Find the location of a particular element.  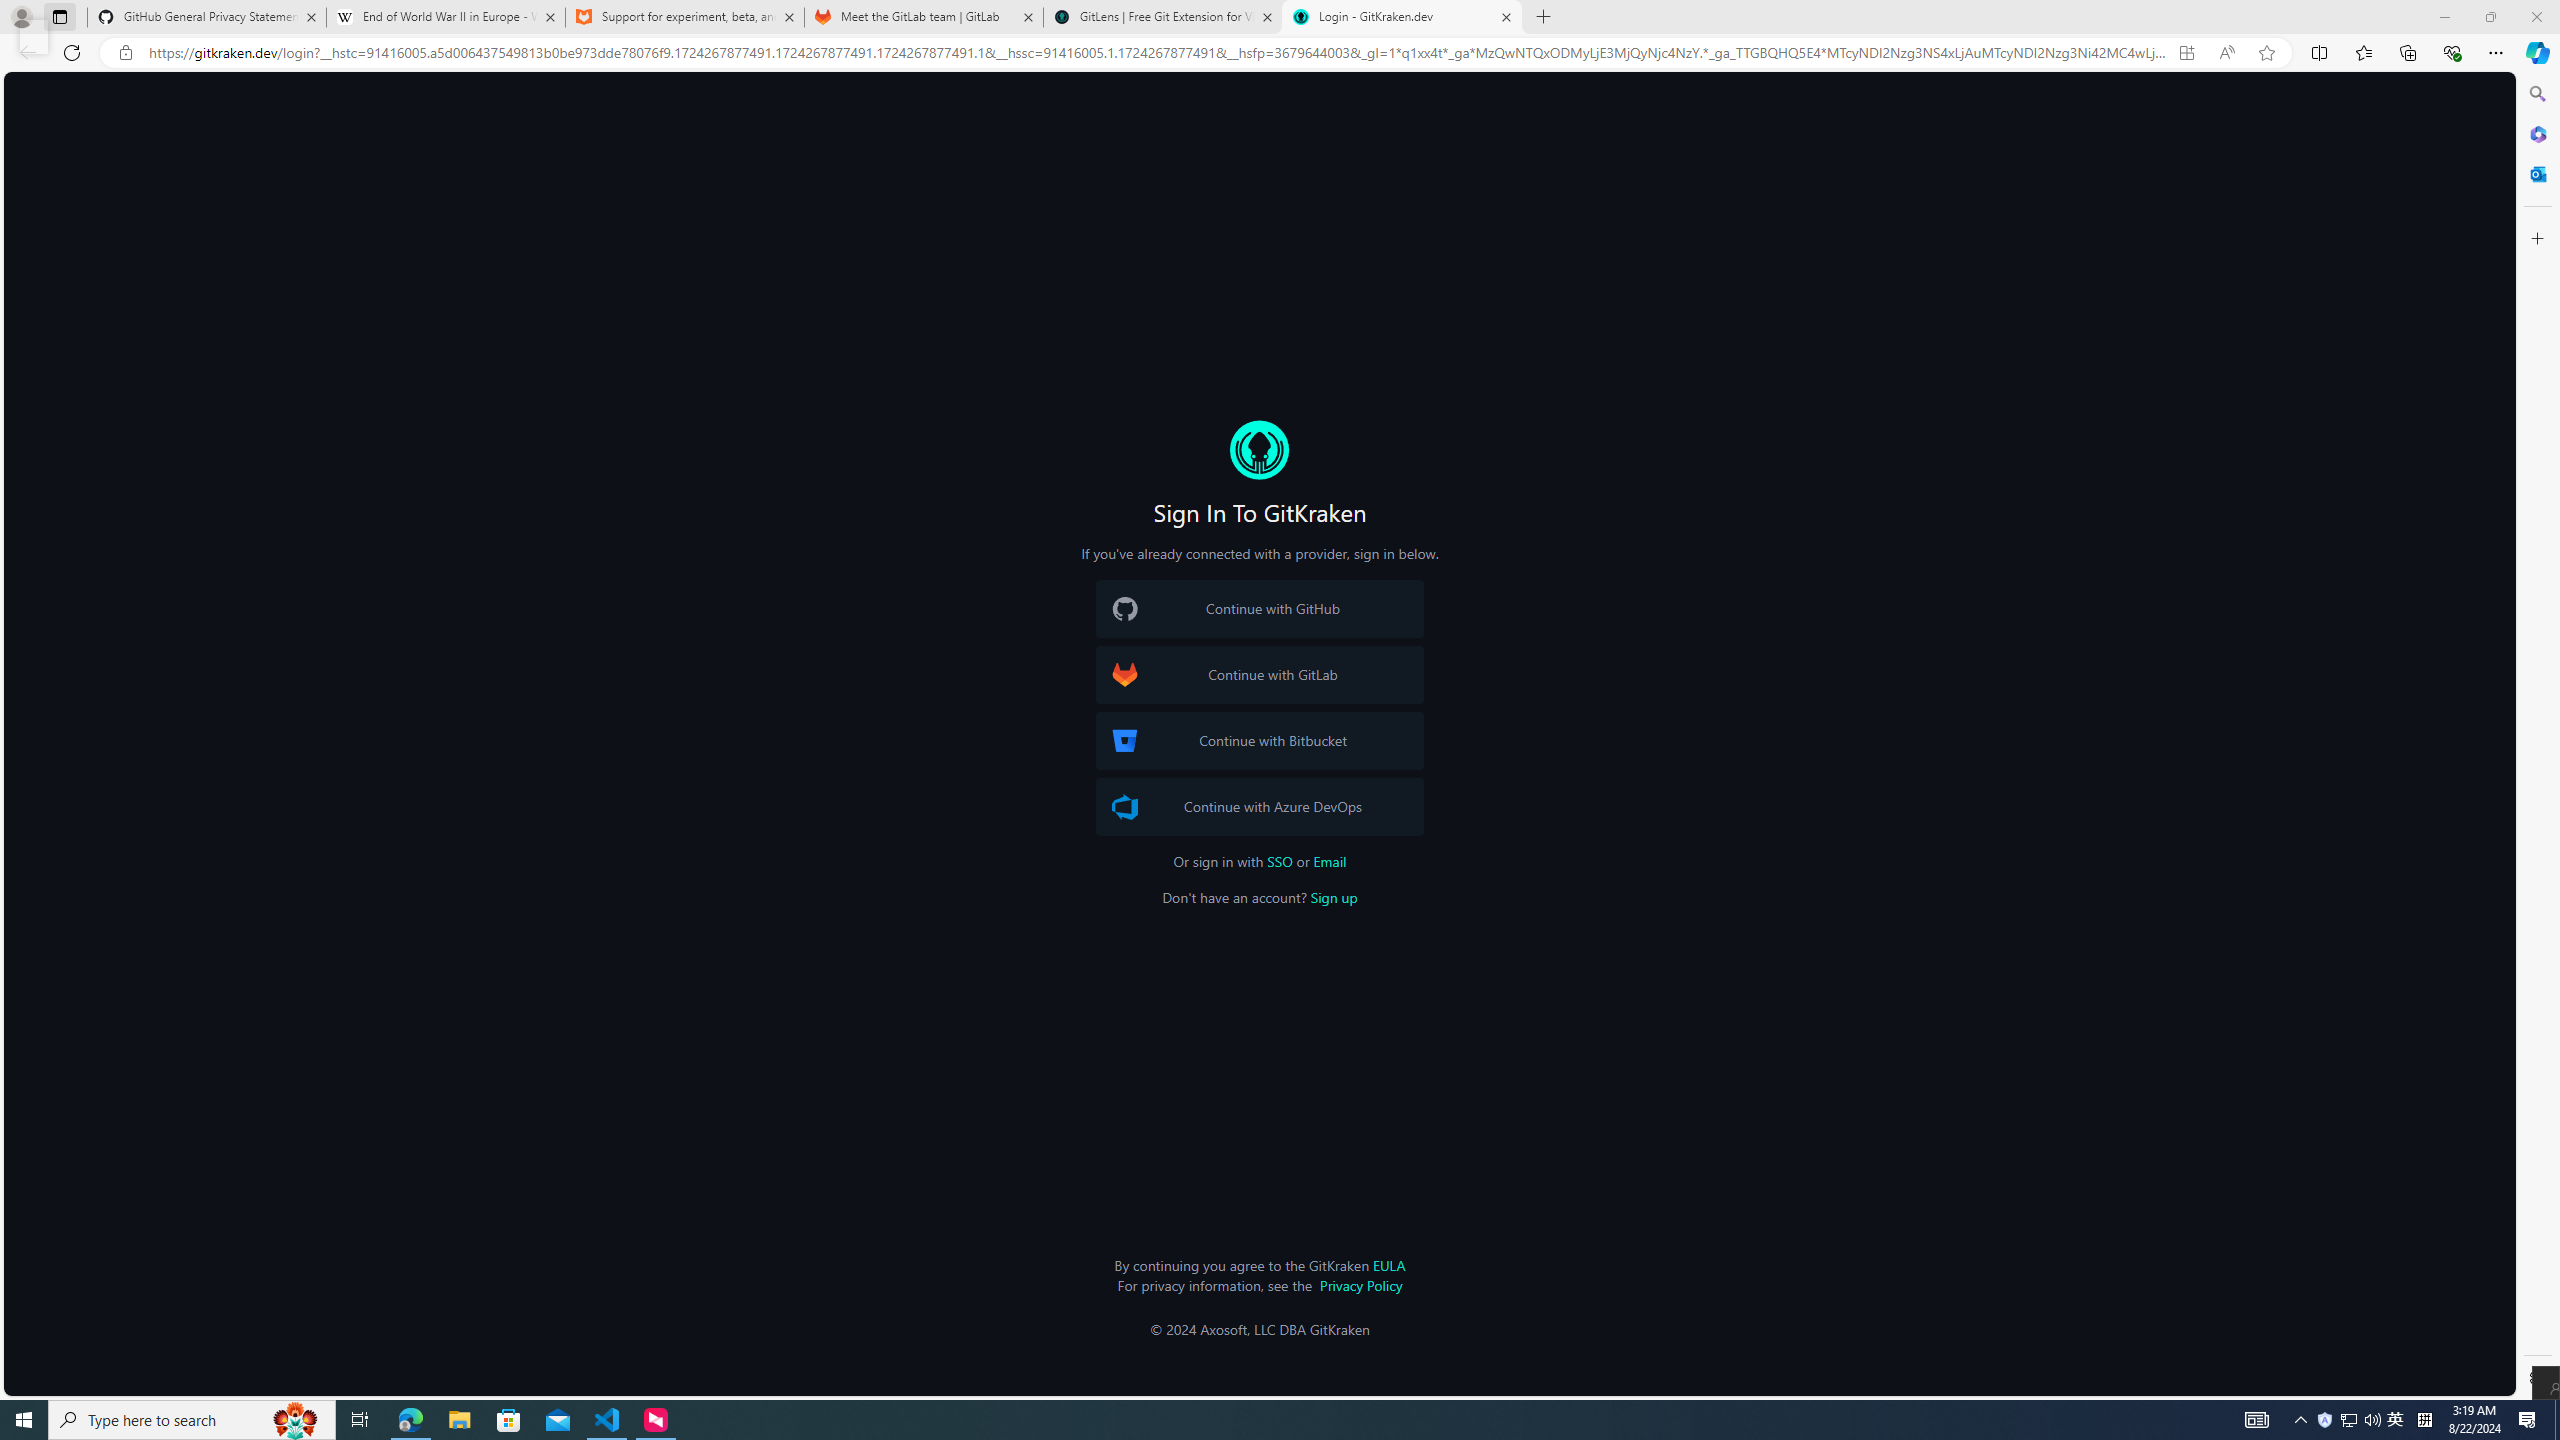

'App available. Install GitKraken.dev' is located at coordinates (2185, 53).